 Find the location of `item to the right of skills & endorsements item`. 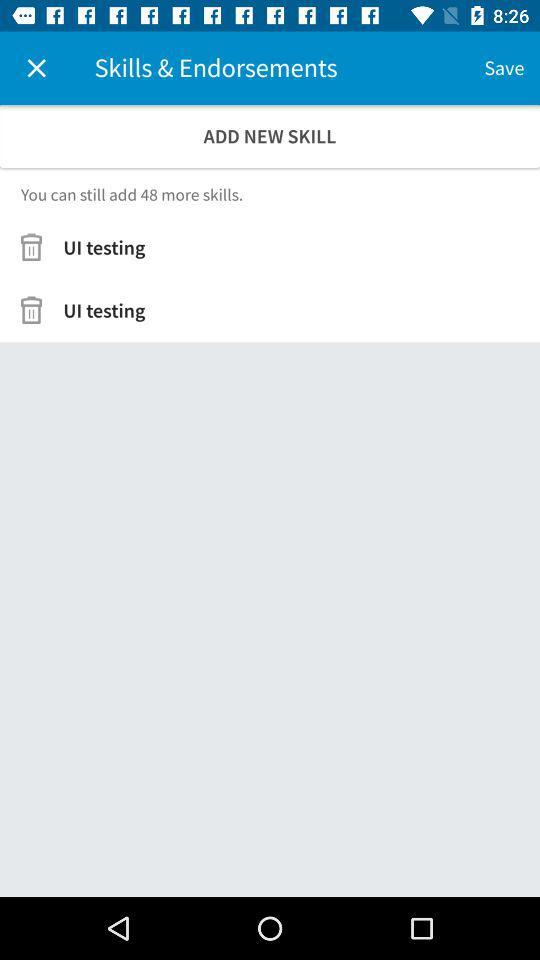

item to the right of skills & endorsements item is located at coordinates (503, 68).